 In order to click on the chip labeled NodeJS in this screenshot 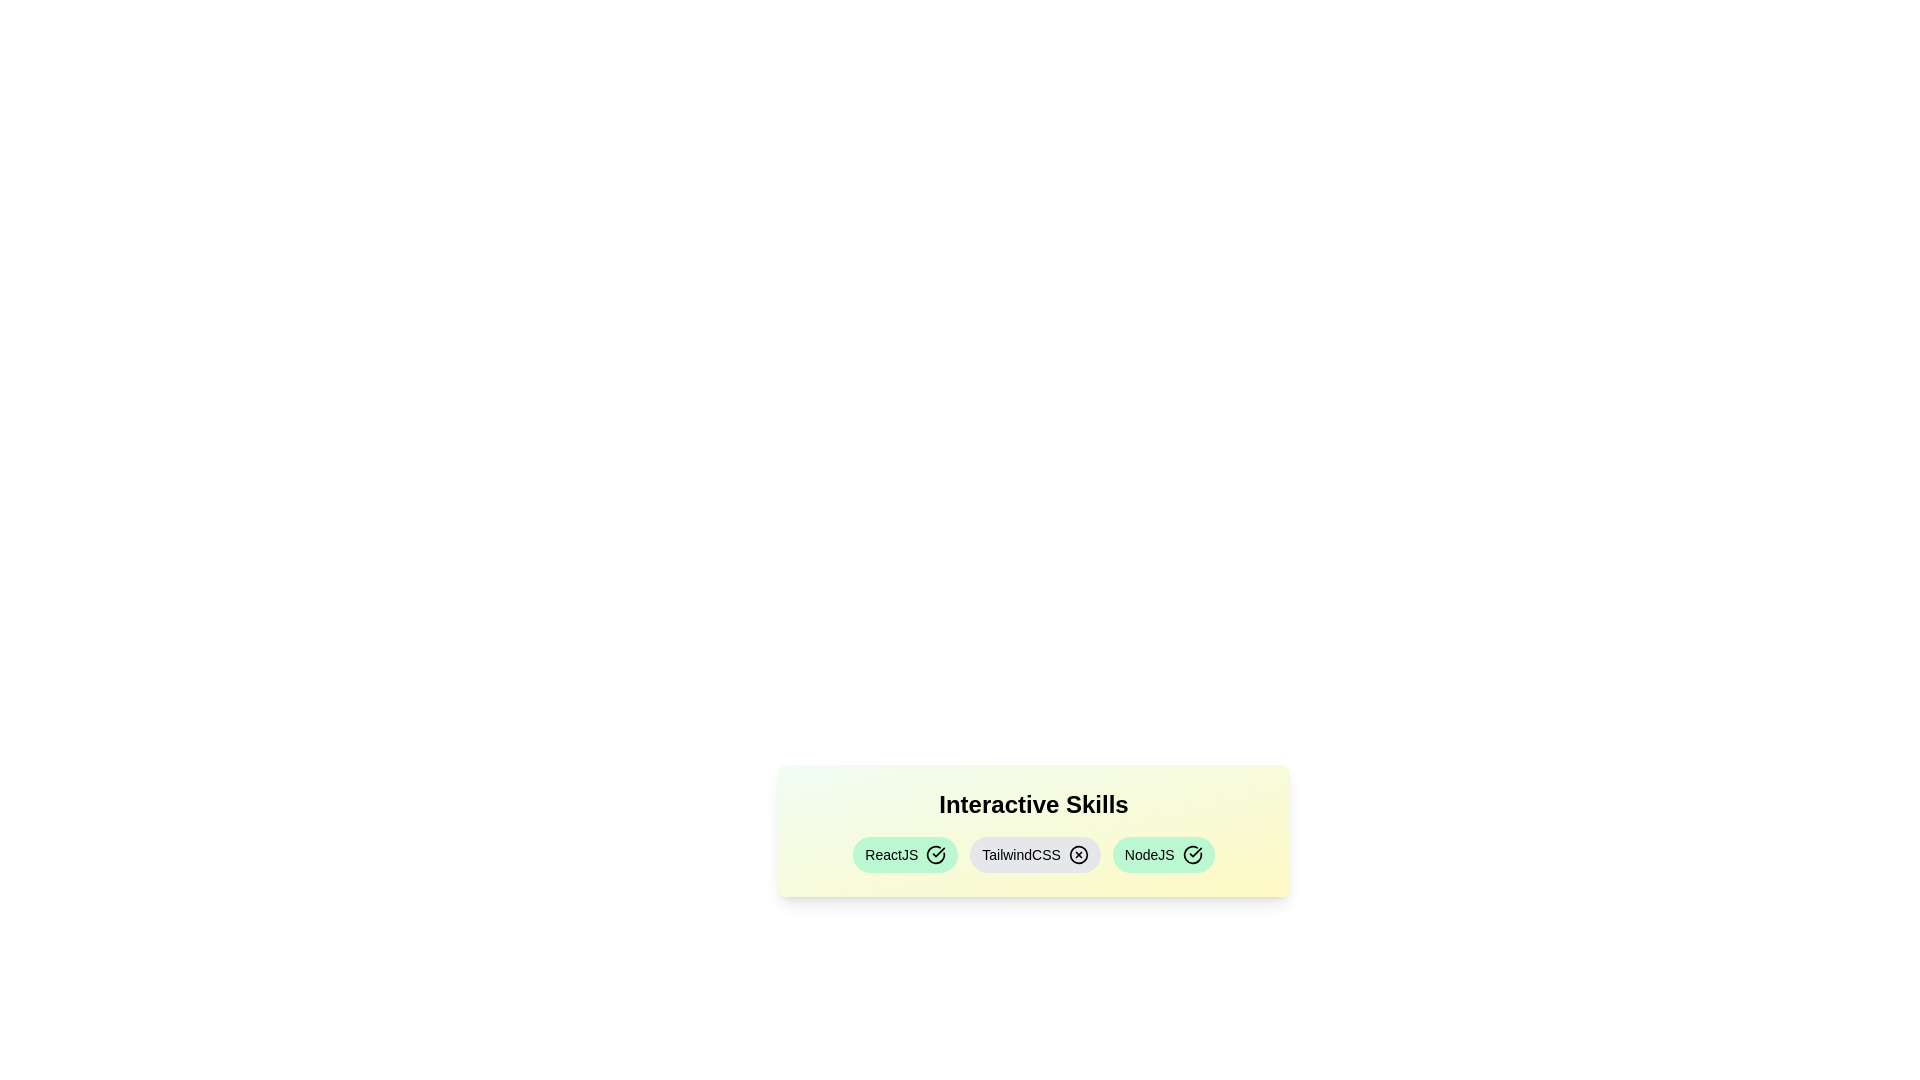, I will do `click(1163, 855)`.